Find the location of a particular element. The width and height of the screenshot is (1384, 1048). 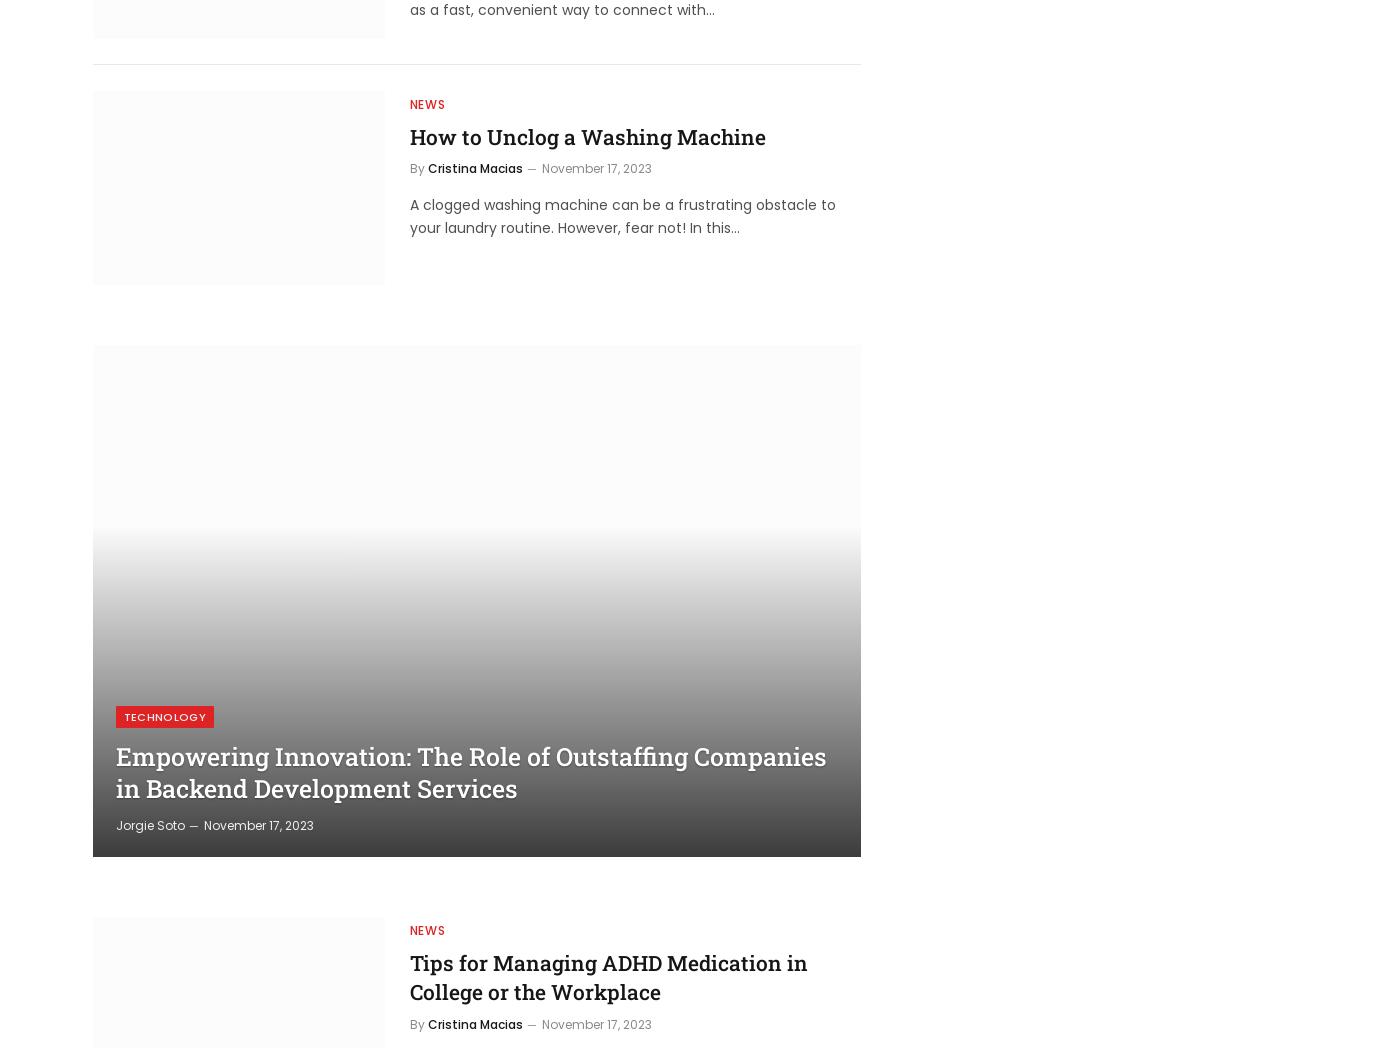

'Empowering Innovation: The Role of Outstaffing Companies in Backend Development Services' is located at coordinates (469, 771).